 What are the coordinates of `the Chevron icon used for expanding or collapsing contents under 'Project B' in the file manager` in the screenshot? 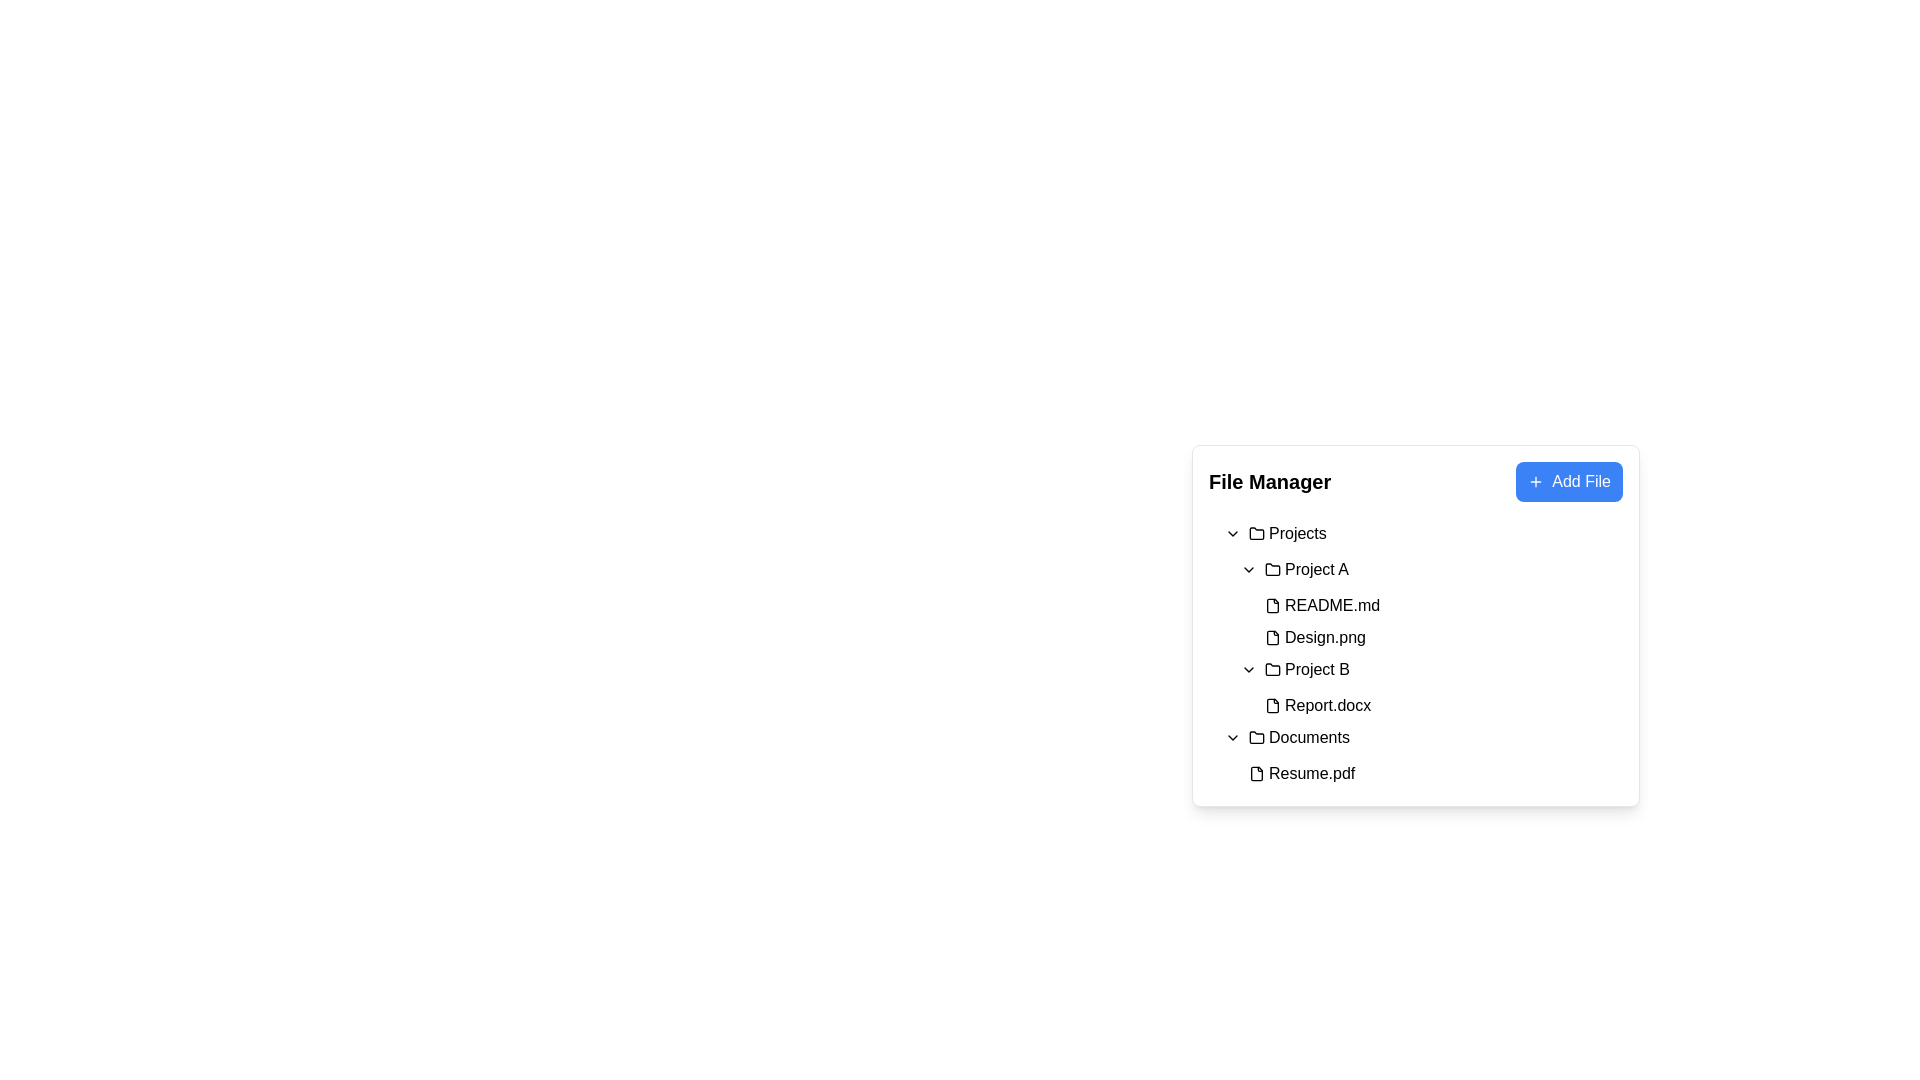 It's located at (1247, 670).